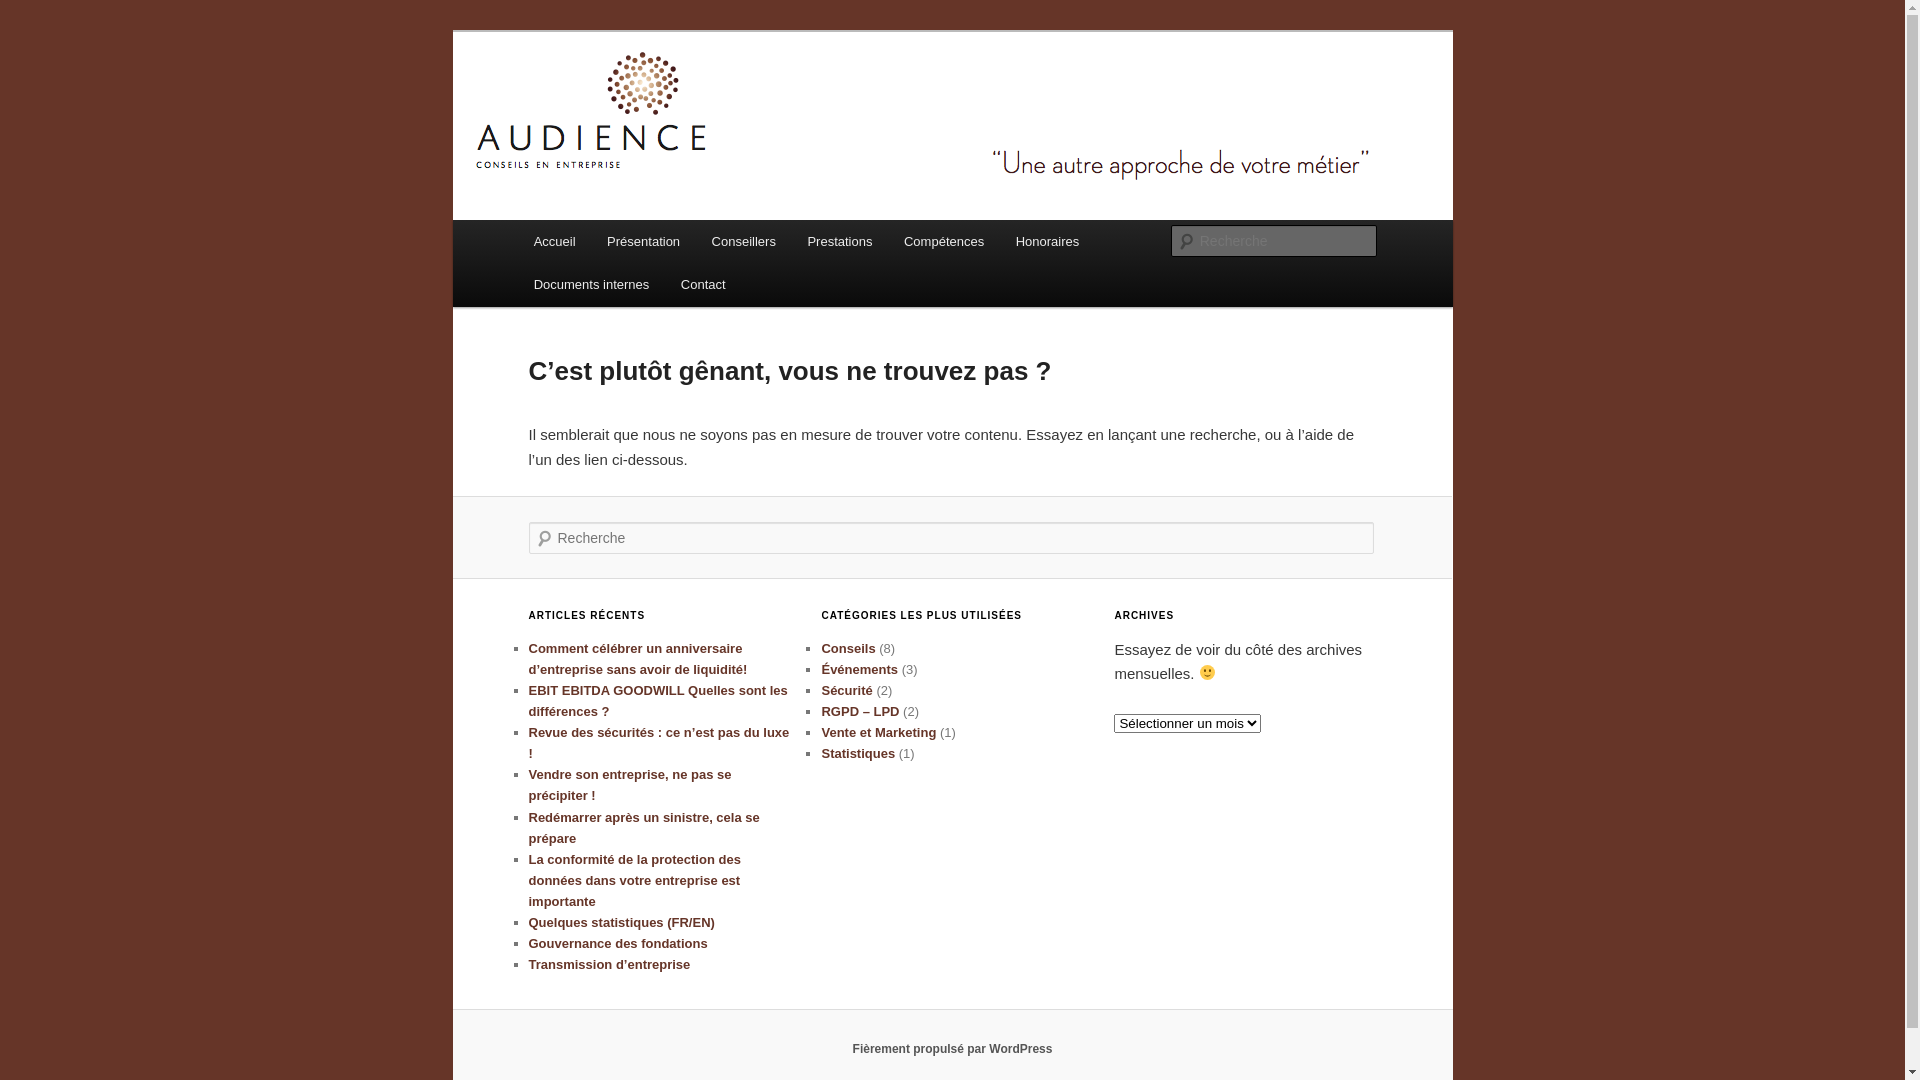 This screenshot has width=1920, height=1080. I want to click on 'Audience', so click(594, 104).